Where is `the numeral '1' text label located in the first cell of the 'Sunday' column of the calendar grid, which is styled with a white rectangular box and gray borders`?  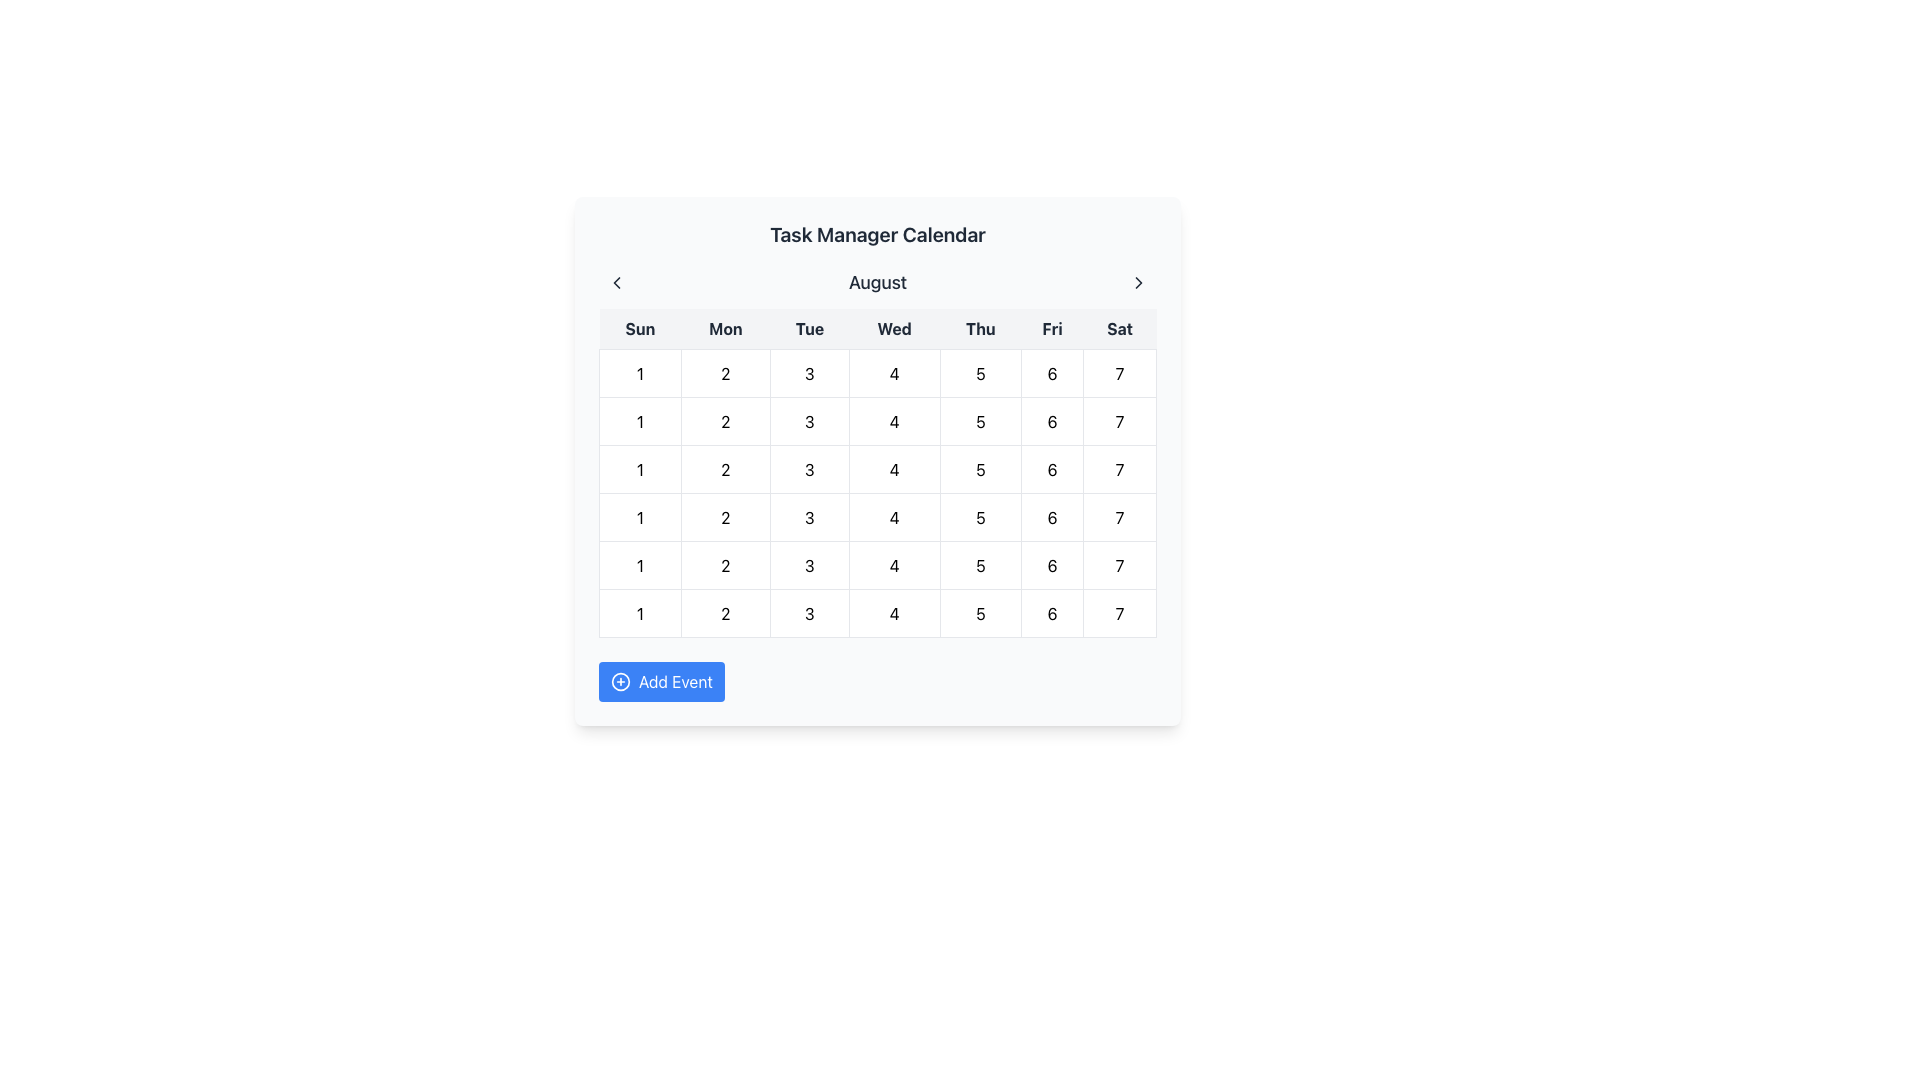 the numeral '1' text label located in the first cell of the 'Sunday' column of the calendar grid, which is styled with a white rectangular box and gray borders is located at coordinates (640, 420).